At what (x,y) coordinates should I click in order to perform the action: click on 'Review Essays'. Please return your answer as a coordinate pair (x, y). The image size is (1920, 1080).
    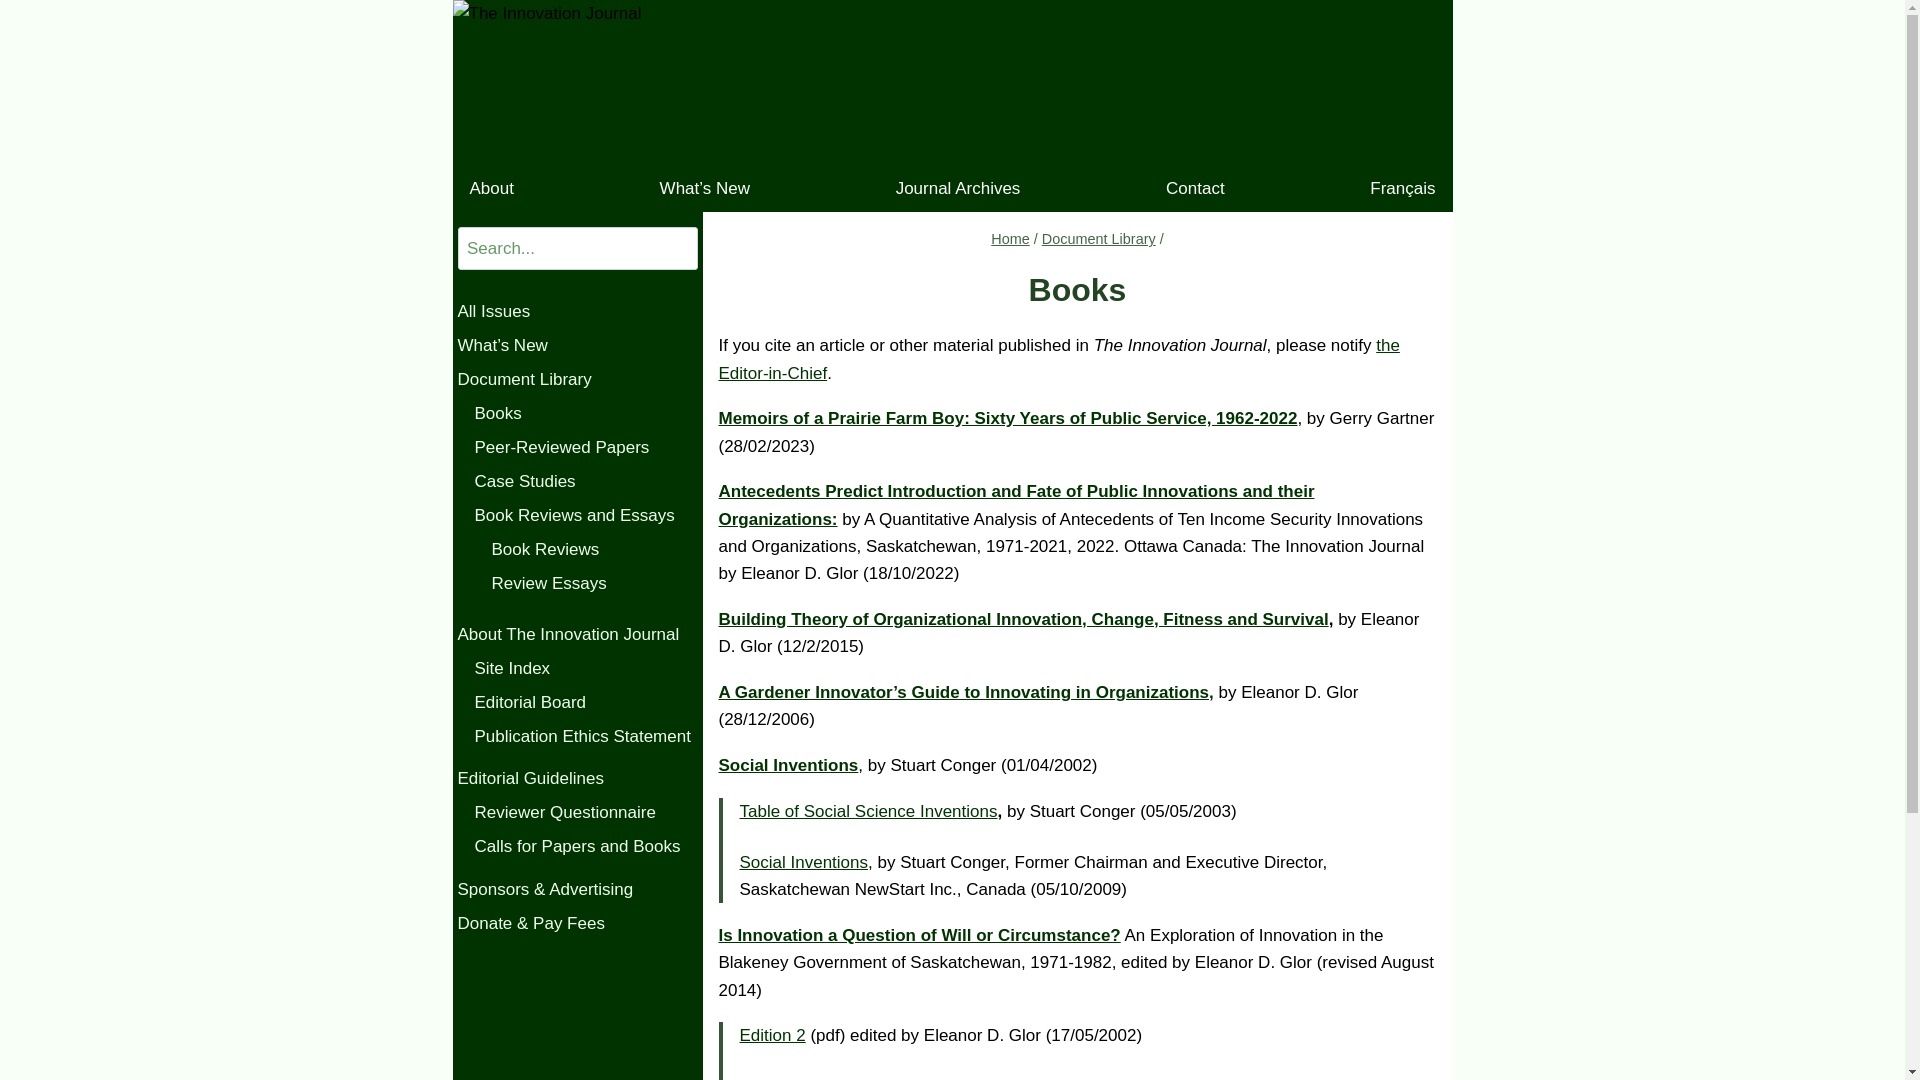
    Looking at the image, I should click on (491, 583).